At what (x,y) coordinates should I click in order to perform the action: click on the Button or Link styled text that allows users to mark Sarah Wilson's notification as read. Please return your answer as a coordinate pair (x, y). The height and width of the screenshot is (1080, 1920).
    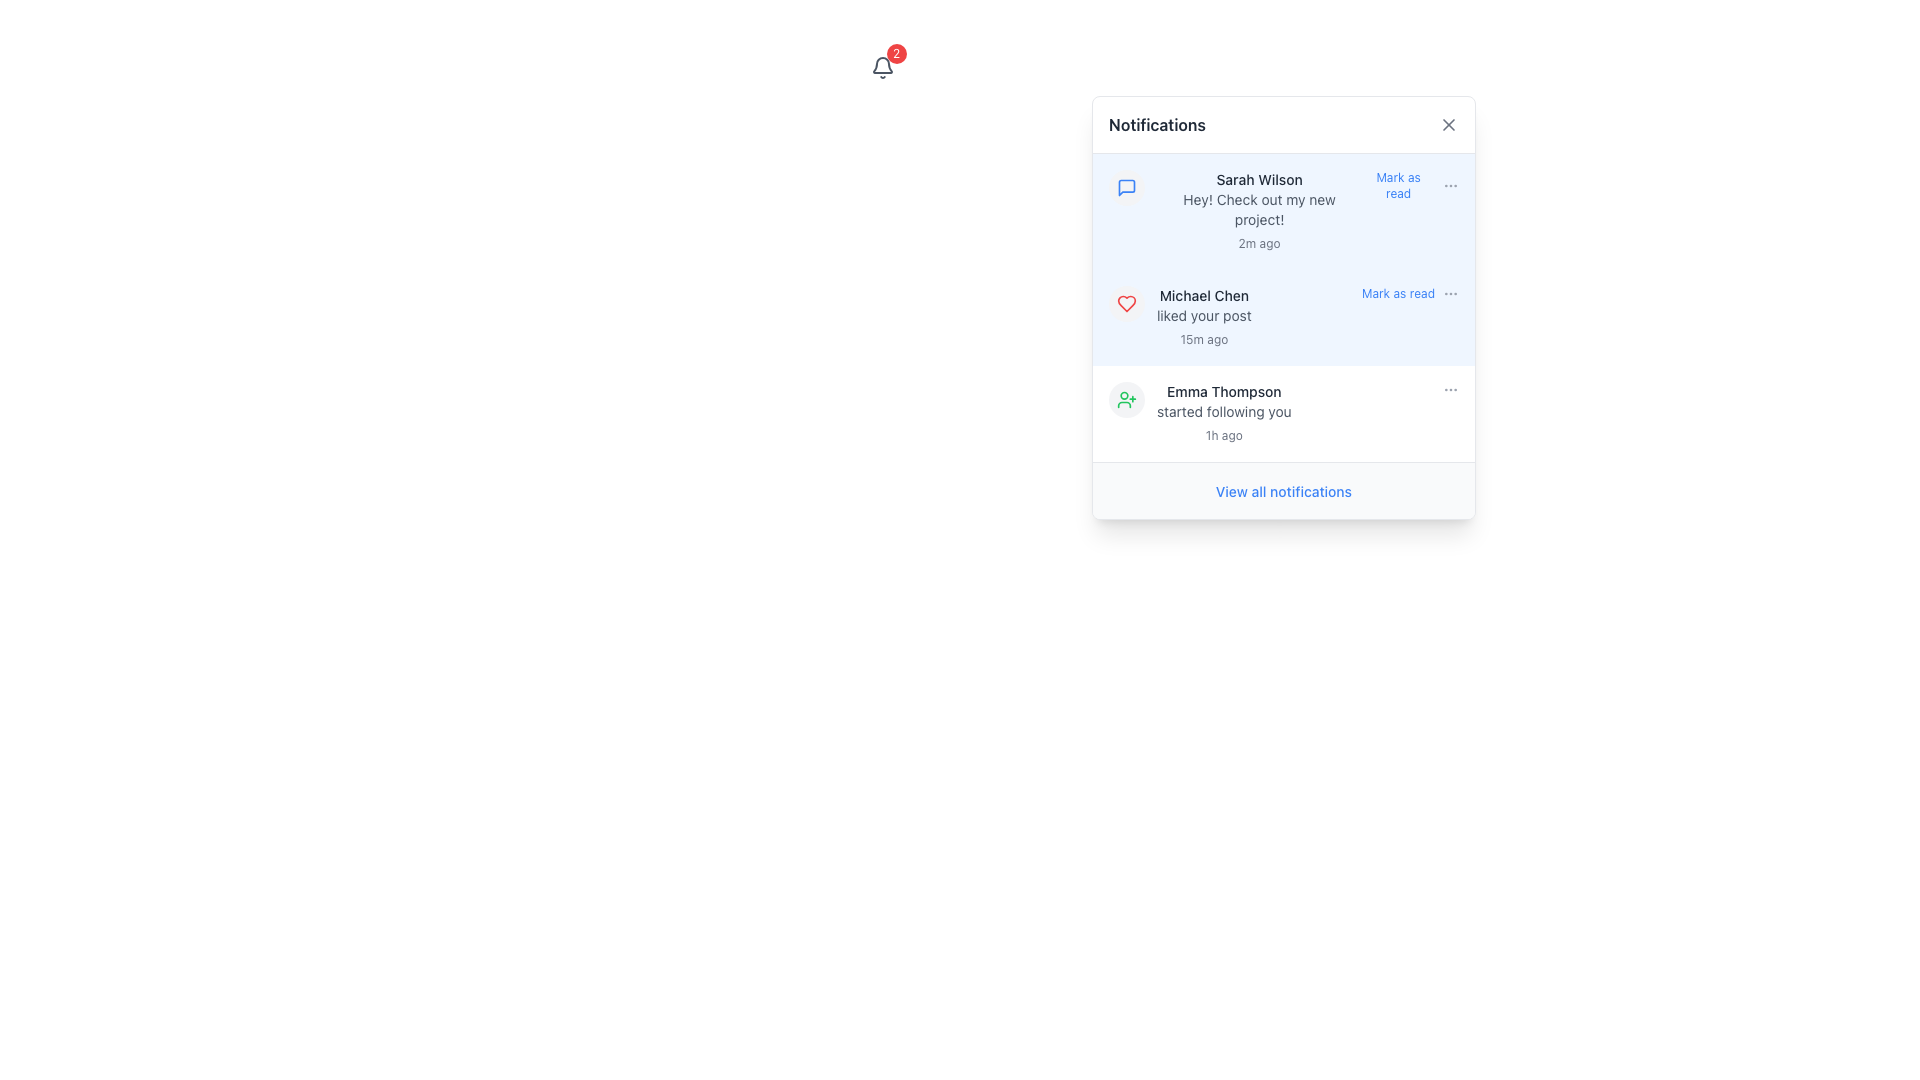
    Looking at the image, I should click on (1397, 185).